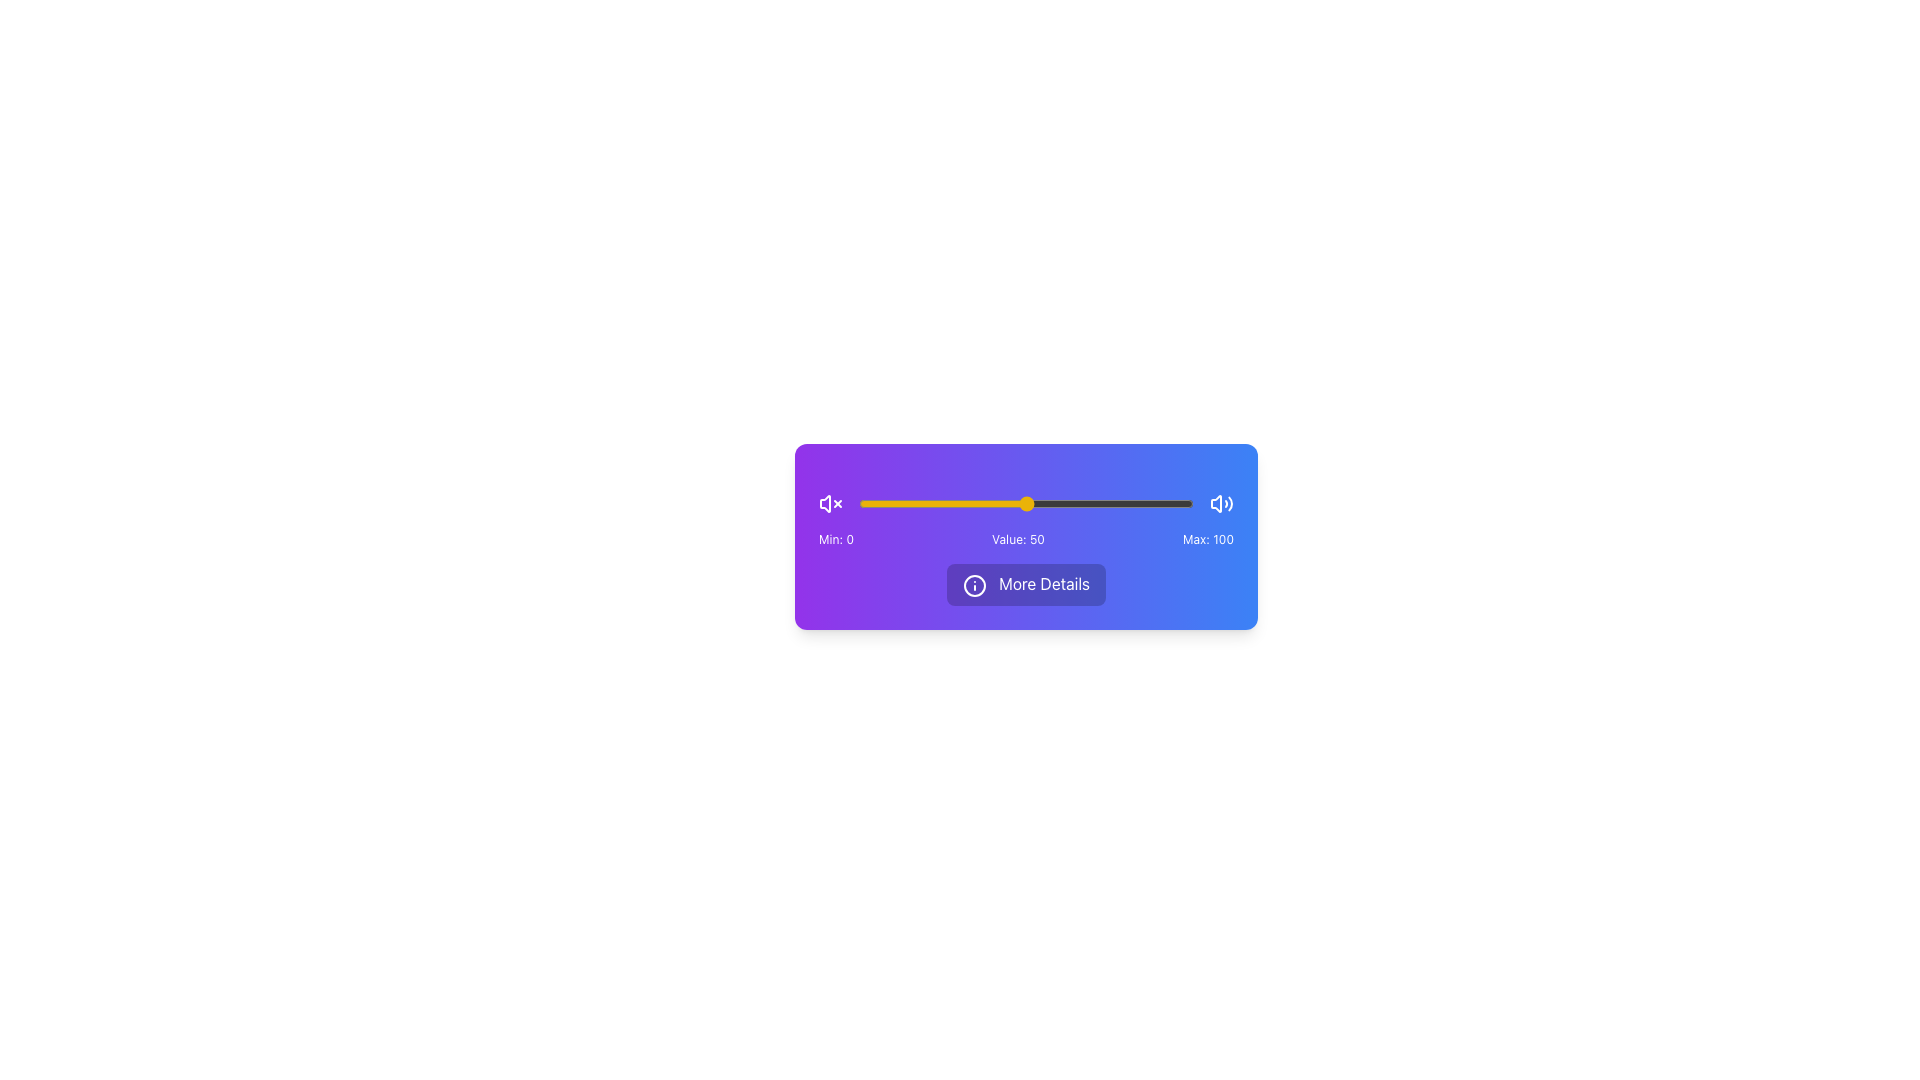  I want to click on the arrow-like icon located in the right part of the blue-themed interface card, which is part of a central icon group, so click(1215, 503).